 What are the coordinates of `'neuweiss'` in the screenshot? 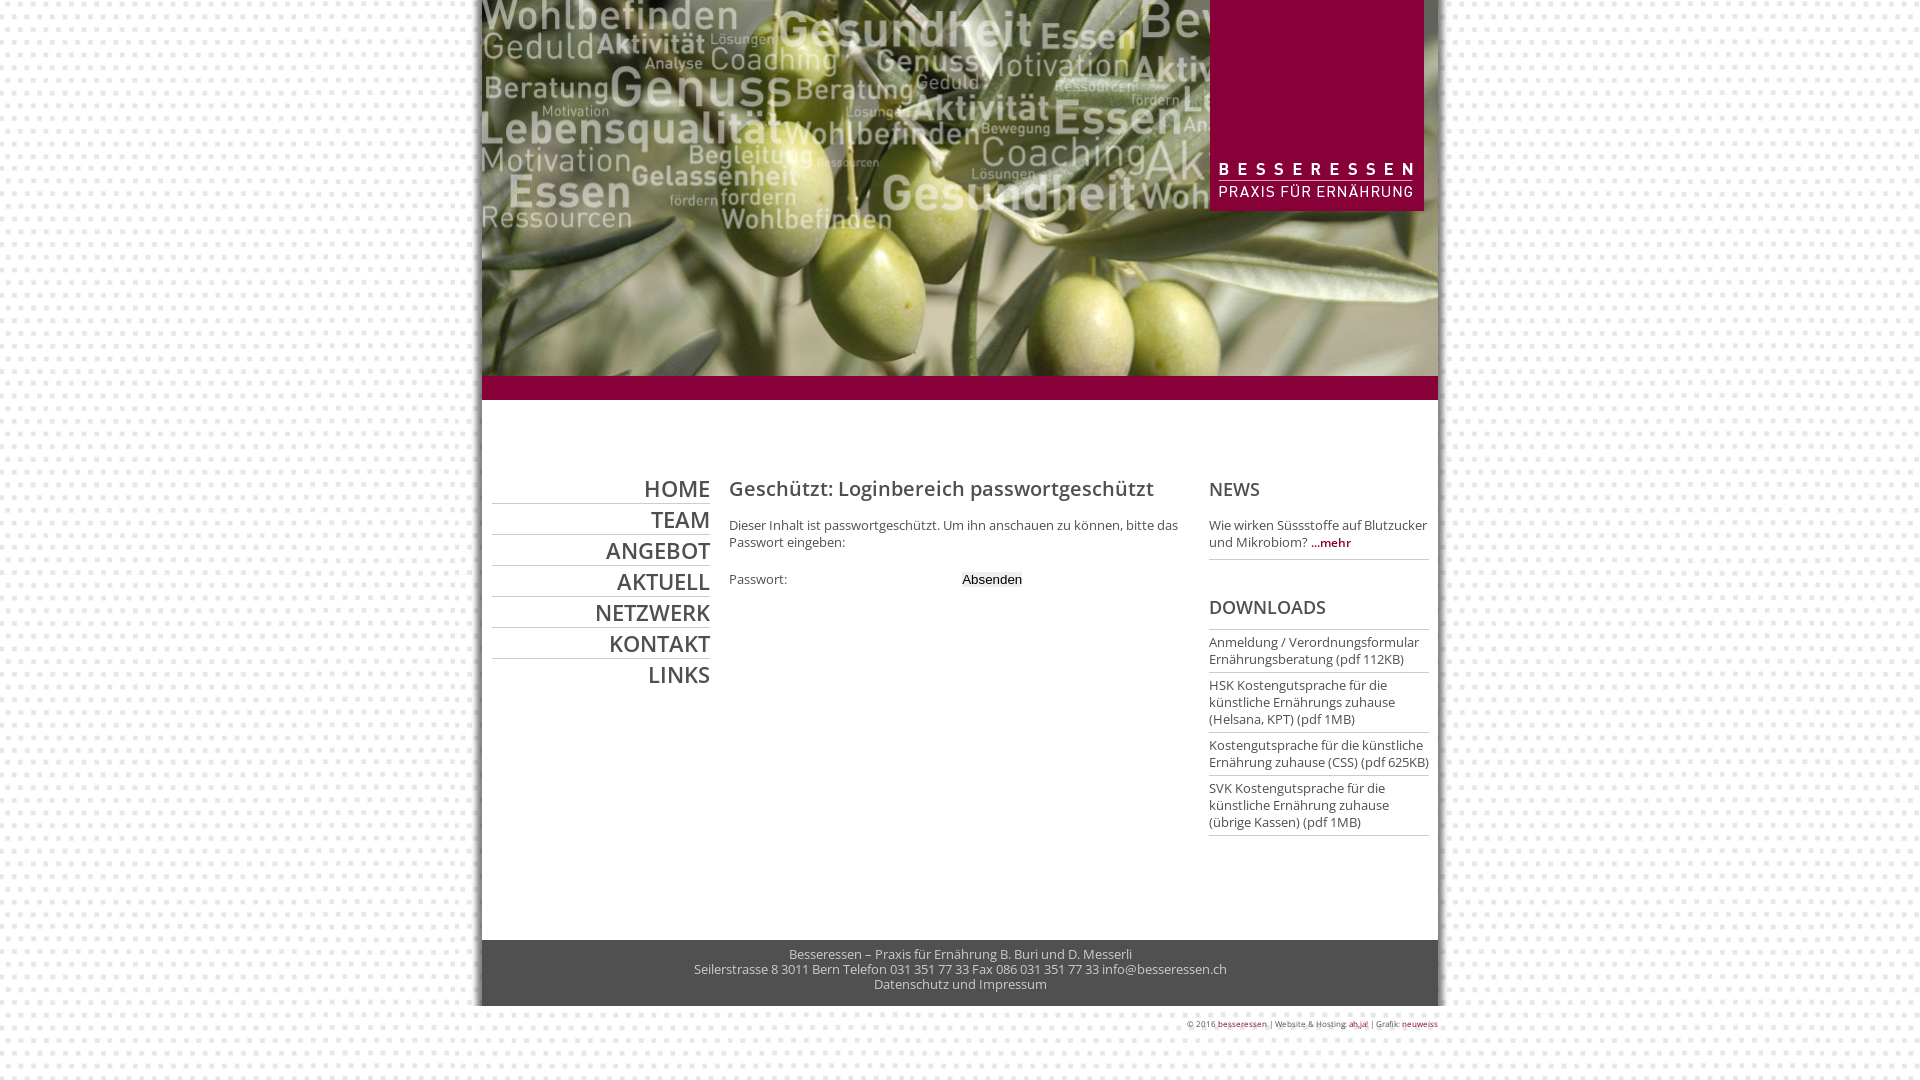 It's located at (1419, 1023).